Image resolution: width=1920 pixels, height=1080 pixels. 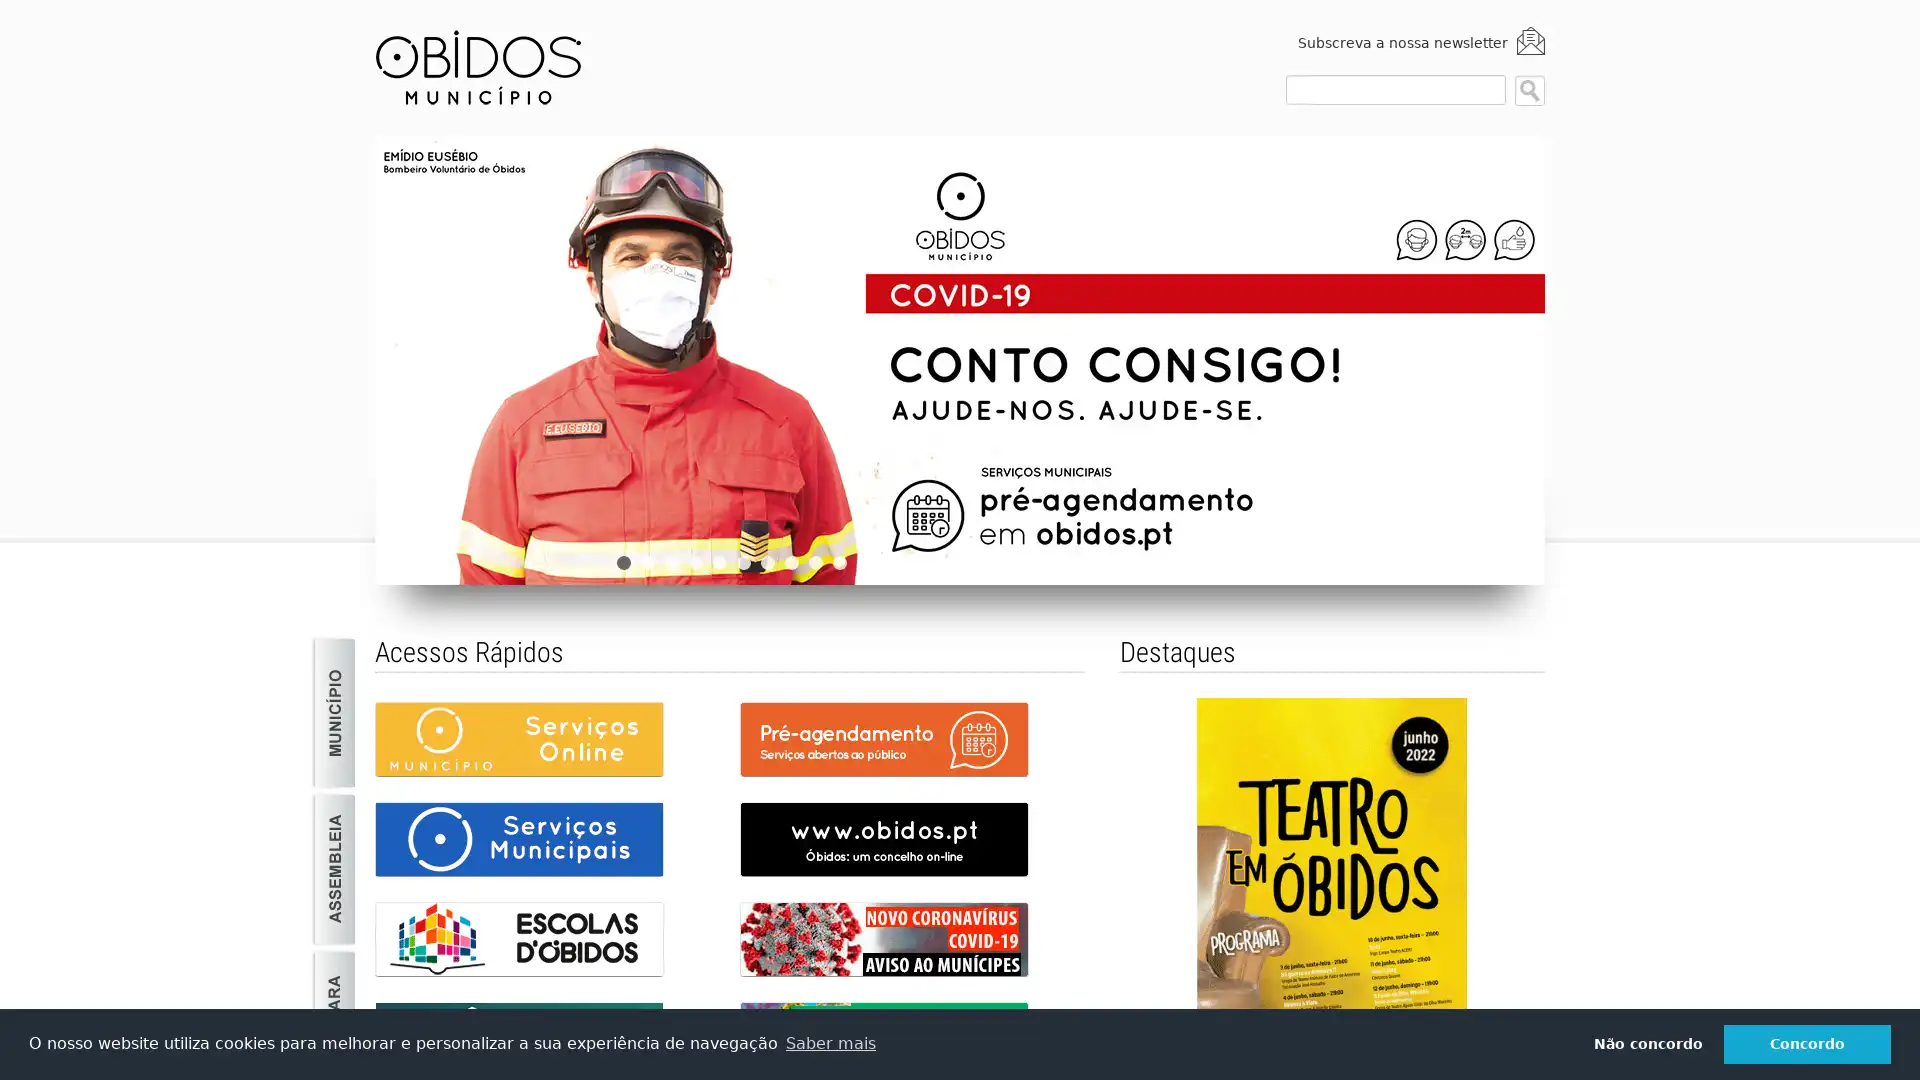 I want to click on learn more about cookies, so click(x=830, y=1043).